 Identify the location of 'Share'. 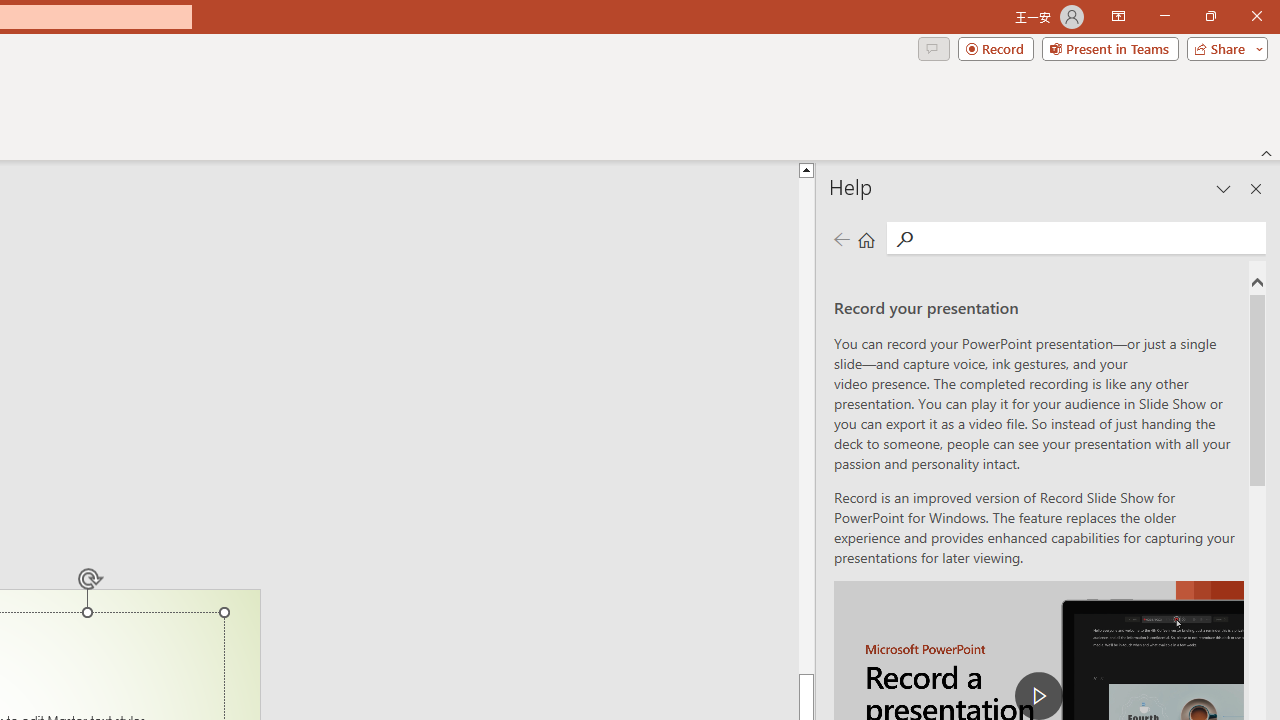
(1222, 47).